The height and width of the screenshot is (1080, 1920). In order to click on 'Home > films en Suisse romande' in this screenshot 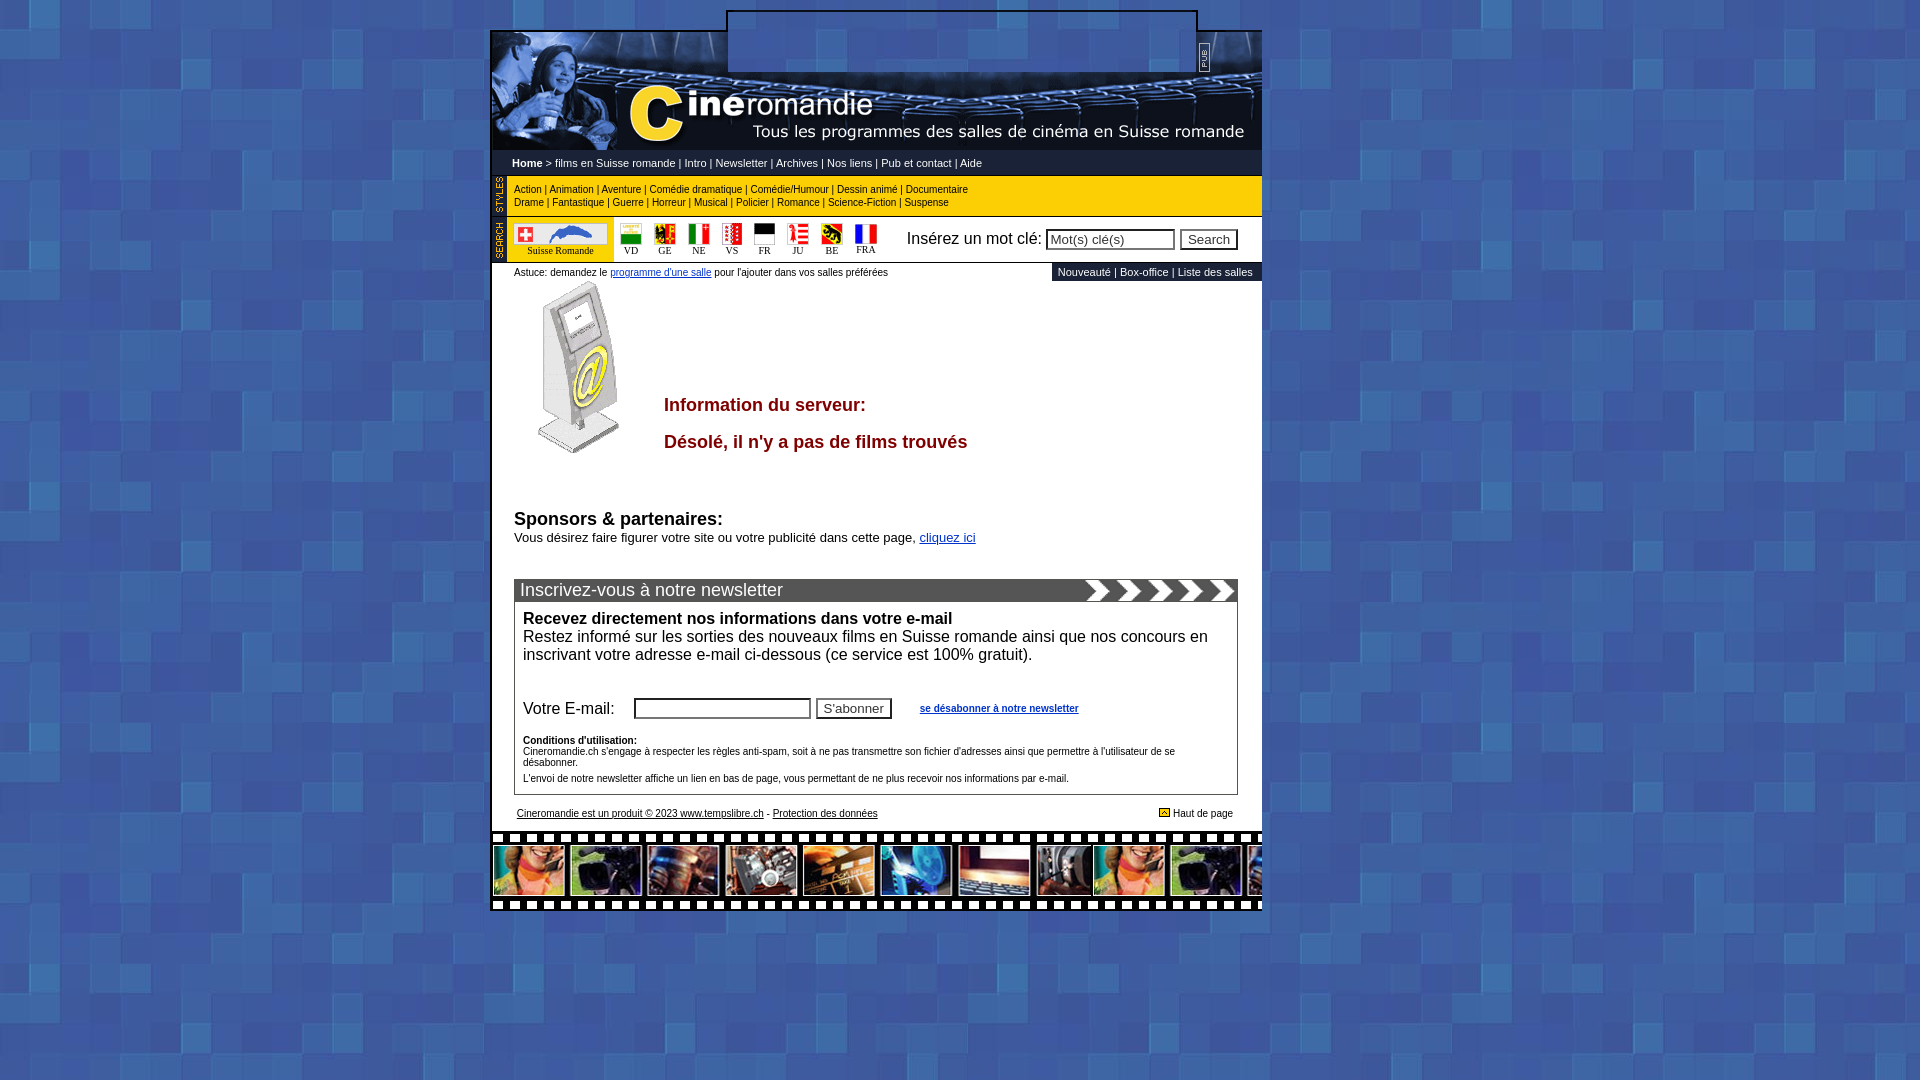, I will do `click(593, 161)`.